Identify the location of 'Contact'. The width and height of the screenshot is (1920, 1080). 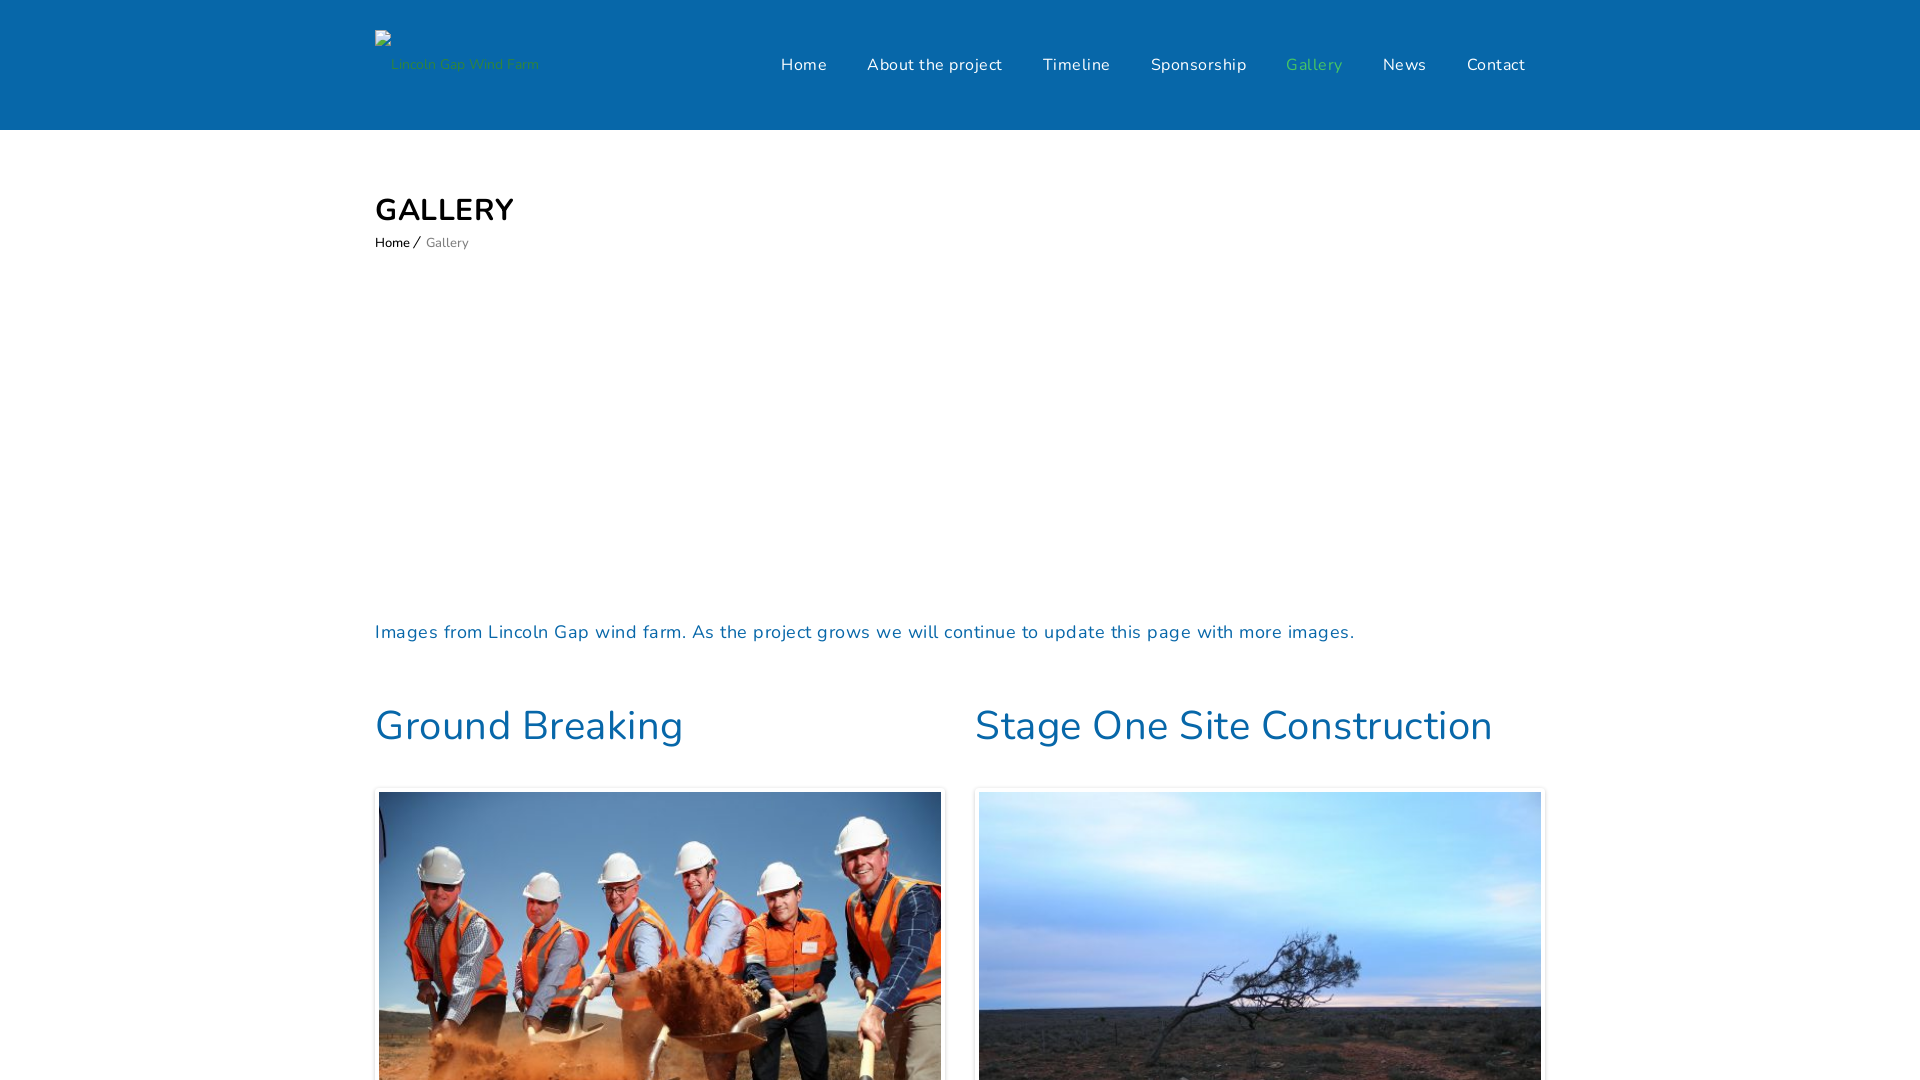
(1495, 64).